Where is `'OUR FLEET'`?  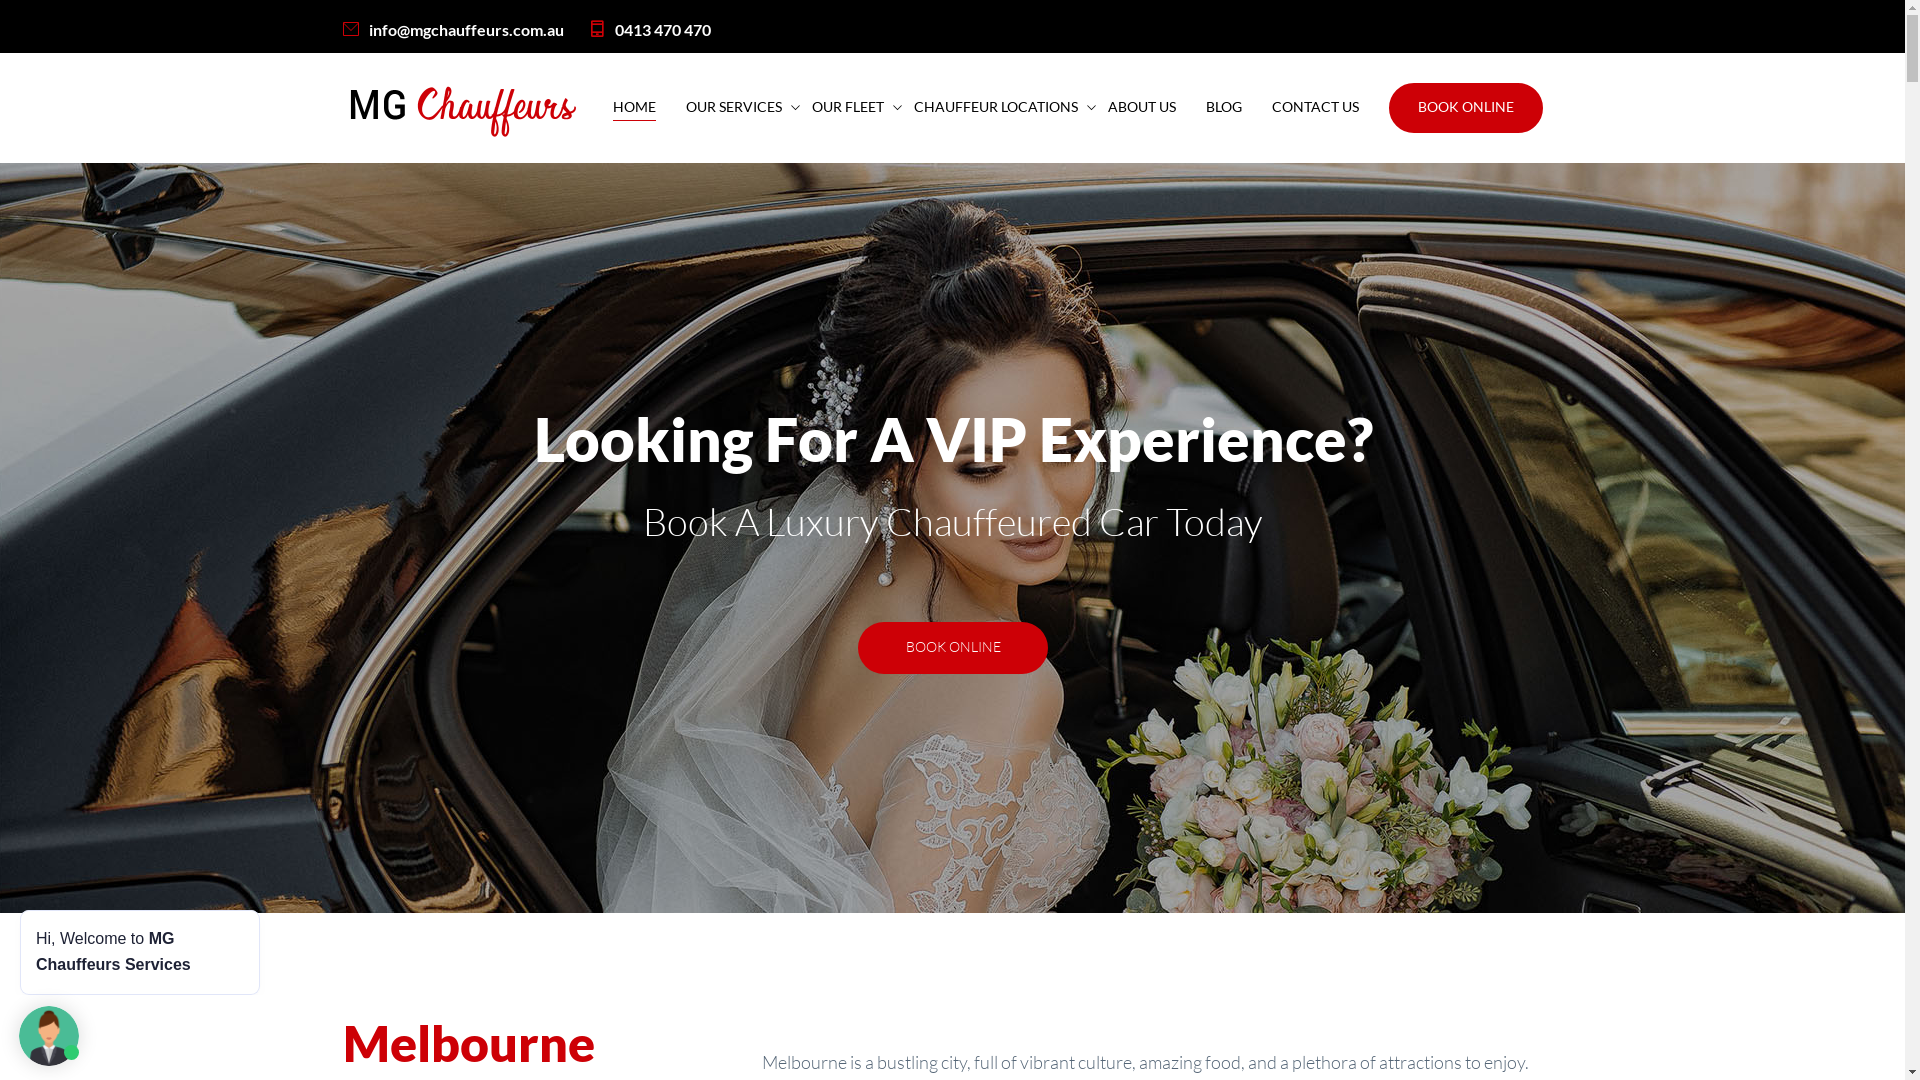
'OUR FLEET' is located at coordinates (848, 107).